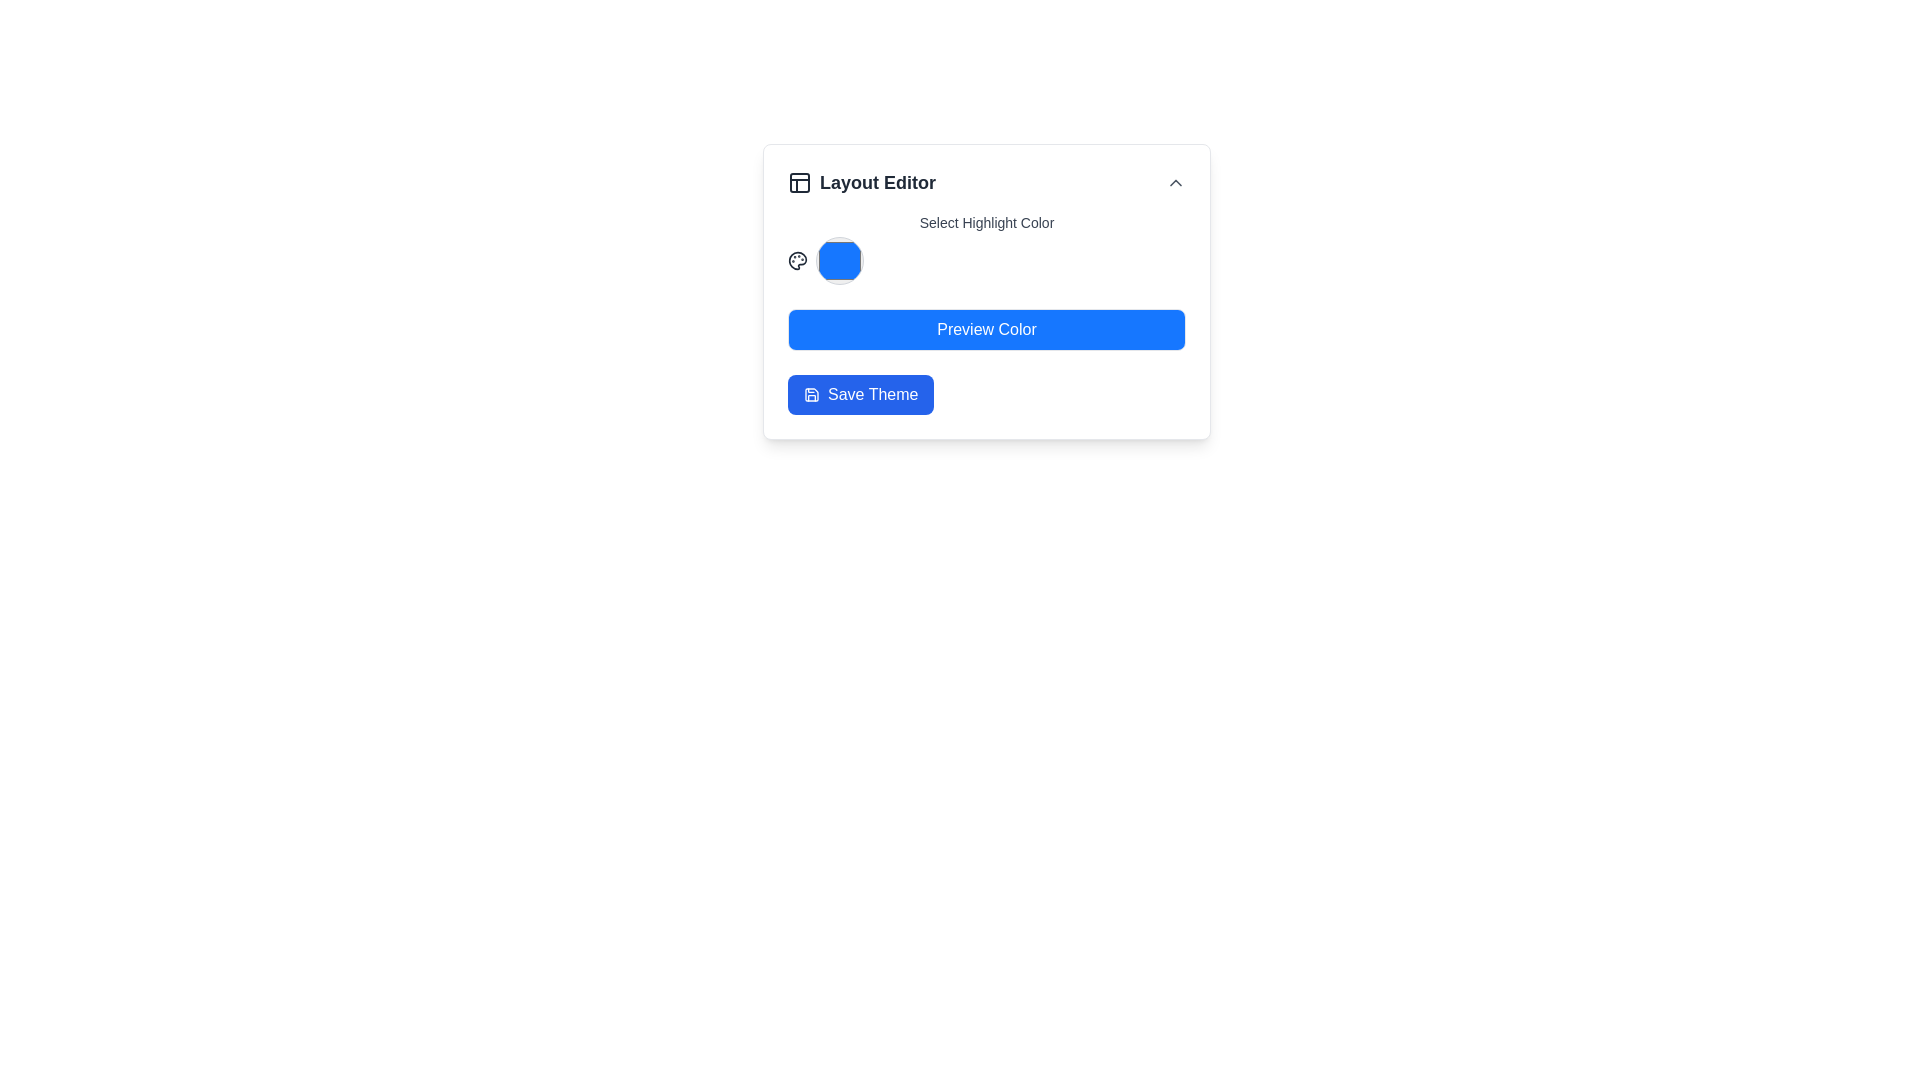 The width and height of the screenshot is (1920, 1080). What do you see at coordinates (987, 313) in the screenshot?
I see `the 'Preview Color' button` at bounding box center [987, 313].